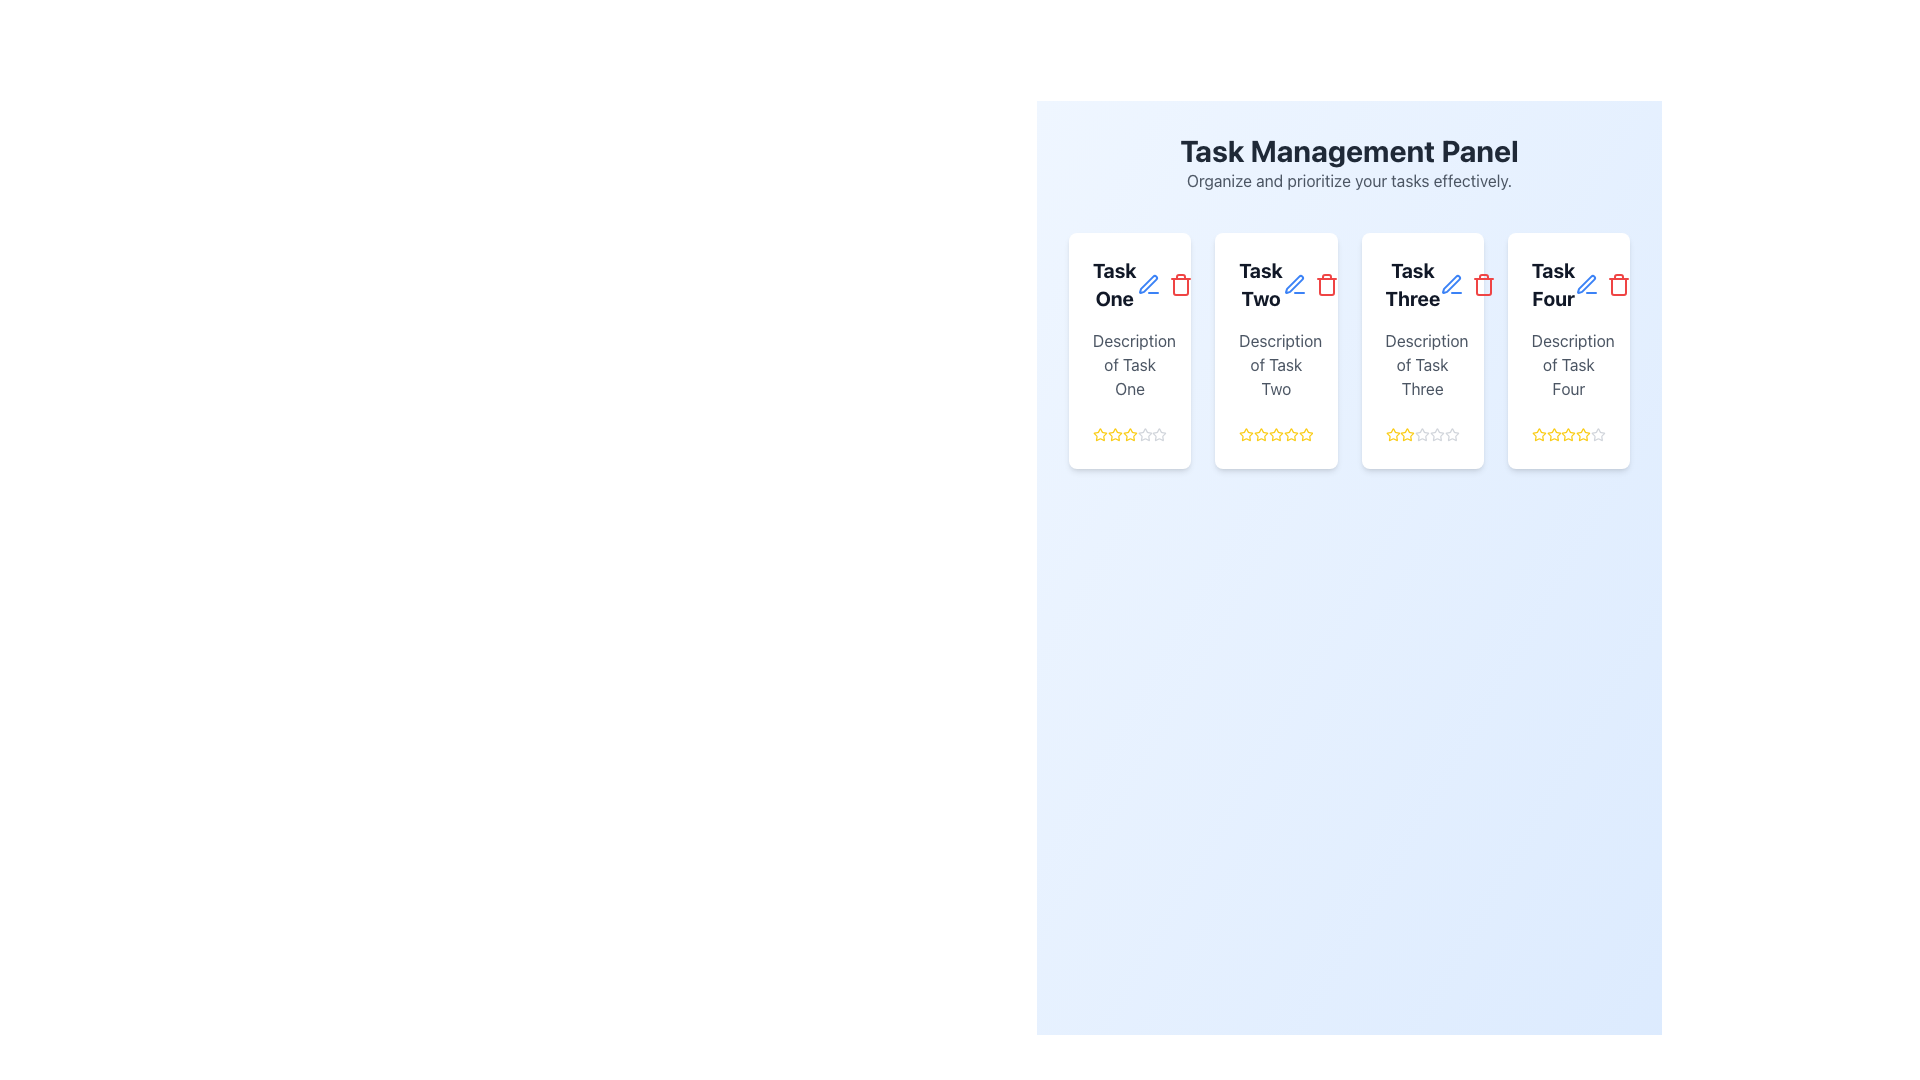  I want to click on the third yellow star-shaped icon in the rating row below the 'Task One' card, so click(1130, 434).